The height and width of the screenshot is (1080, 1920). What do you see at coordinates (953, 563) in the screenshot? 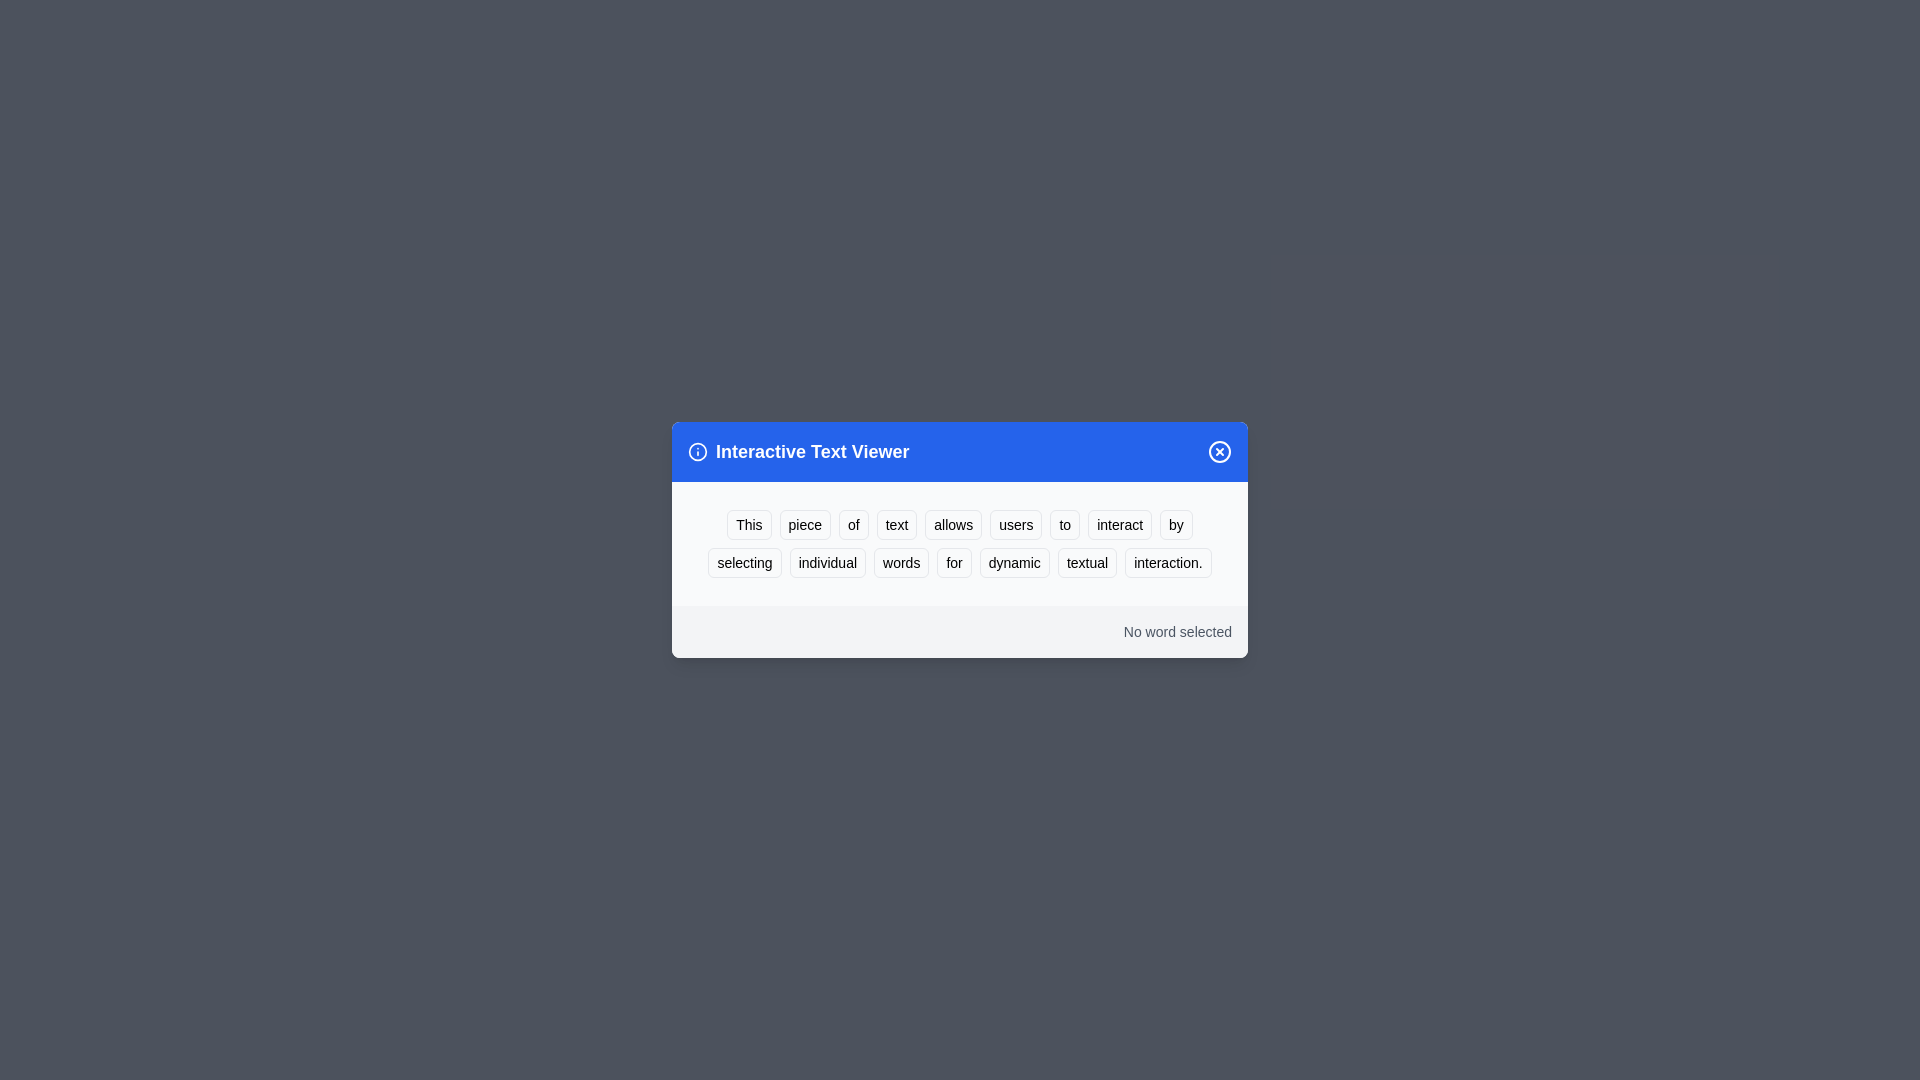
I see `the word 'for' to highlight it` at bounding box center [953, 563].